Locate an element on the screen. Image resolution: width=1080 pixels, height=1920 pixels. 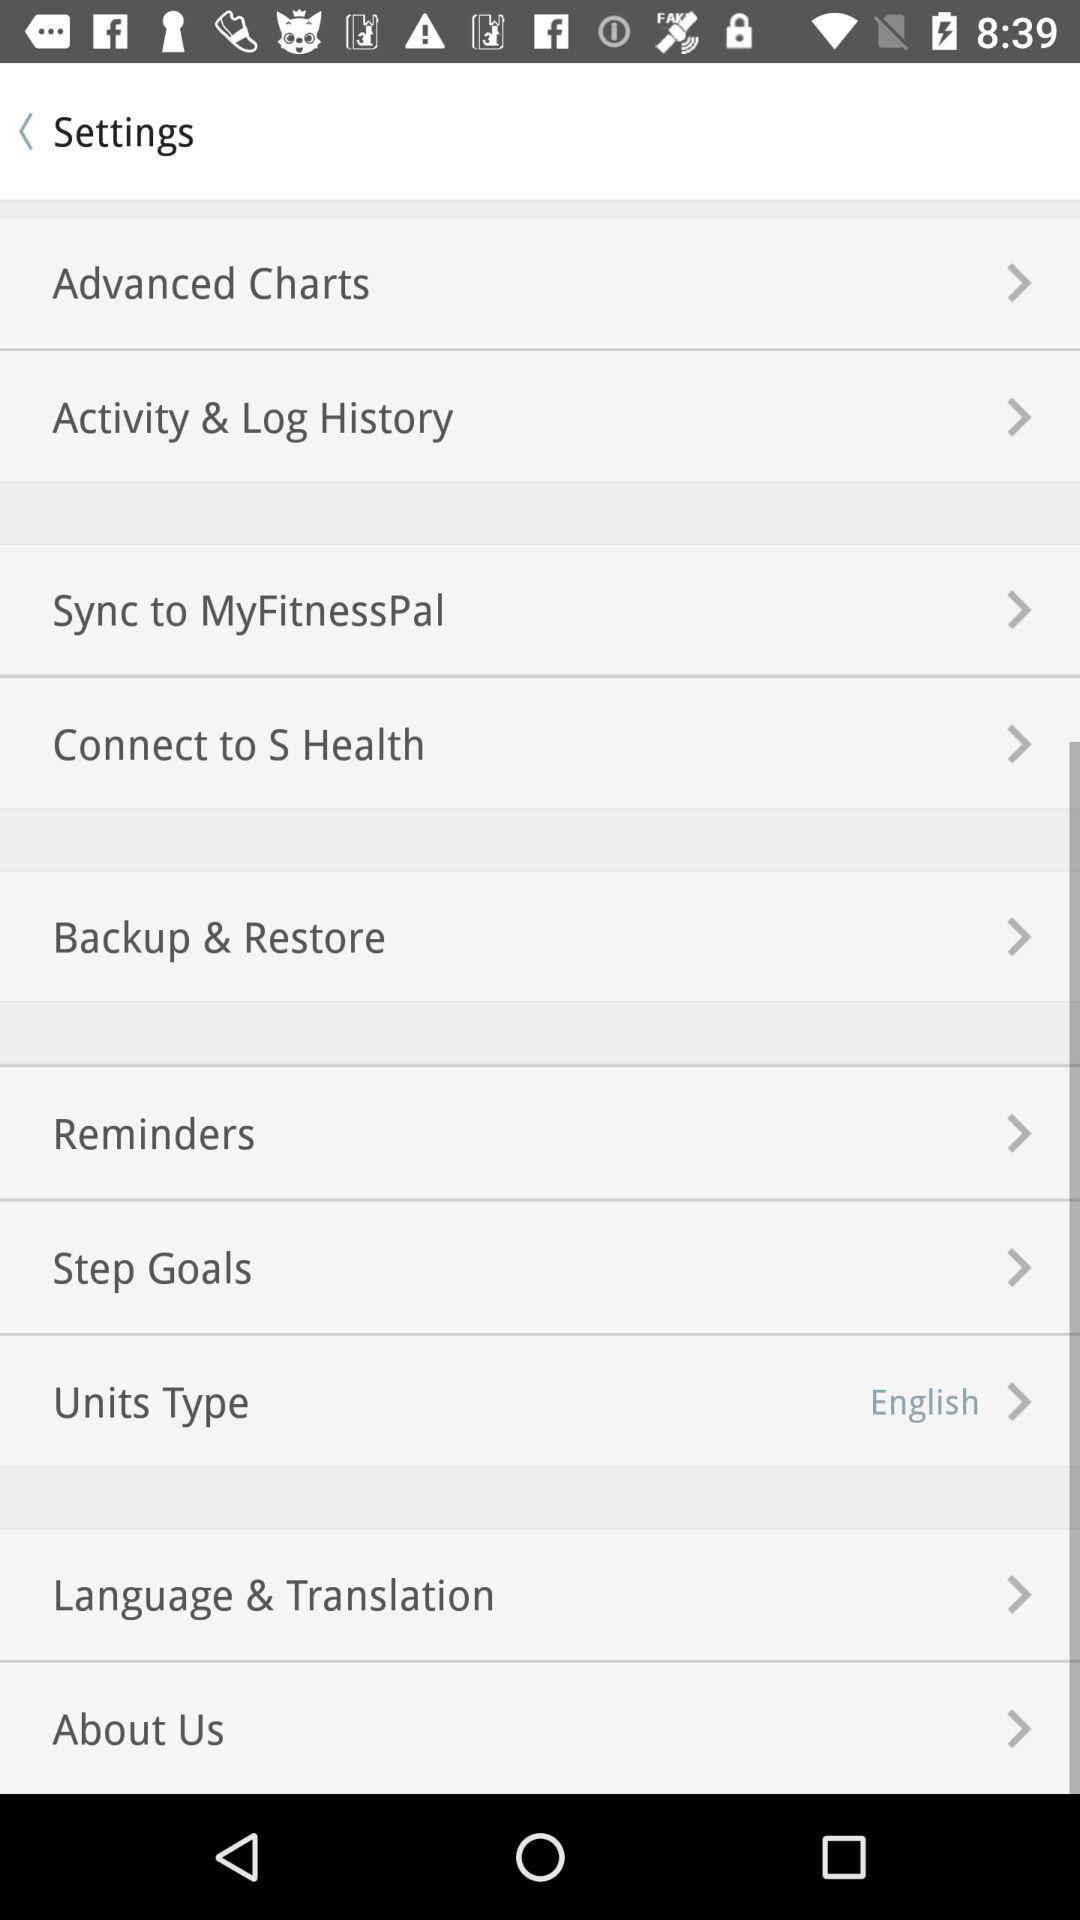
units type item is located at coordinates (124, 1400).